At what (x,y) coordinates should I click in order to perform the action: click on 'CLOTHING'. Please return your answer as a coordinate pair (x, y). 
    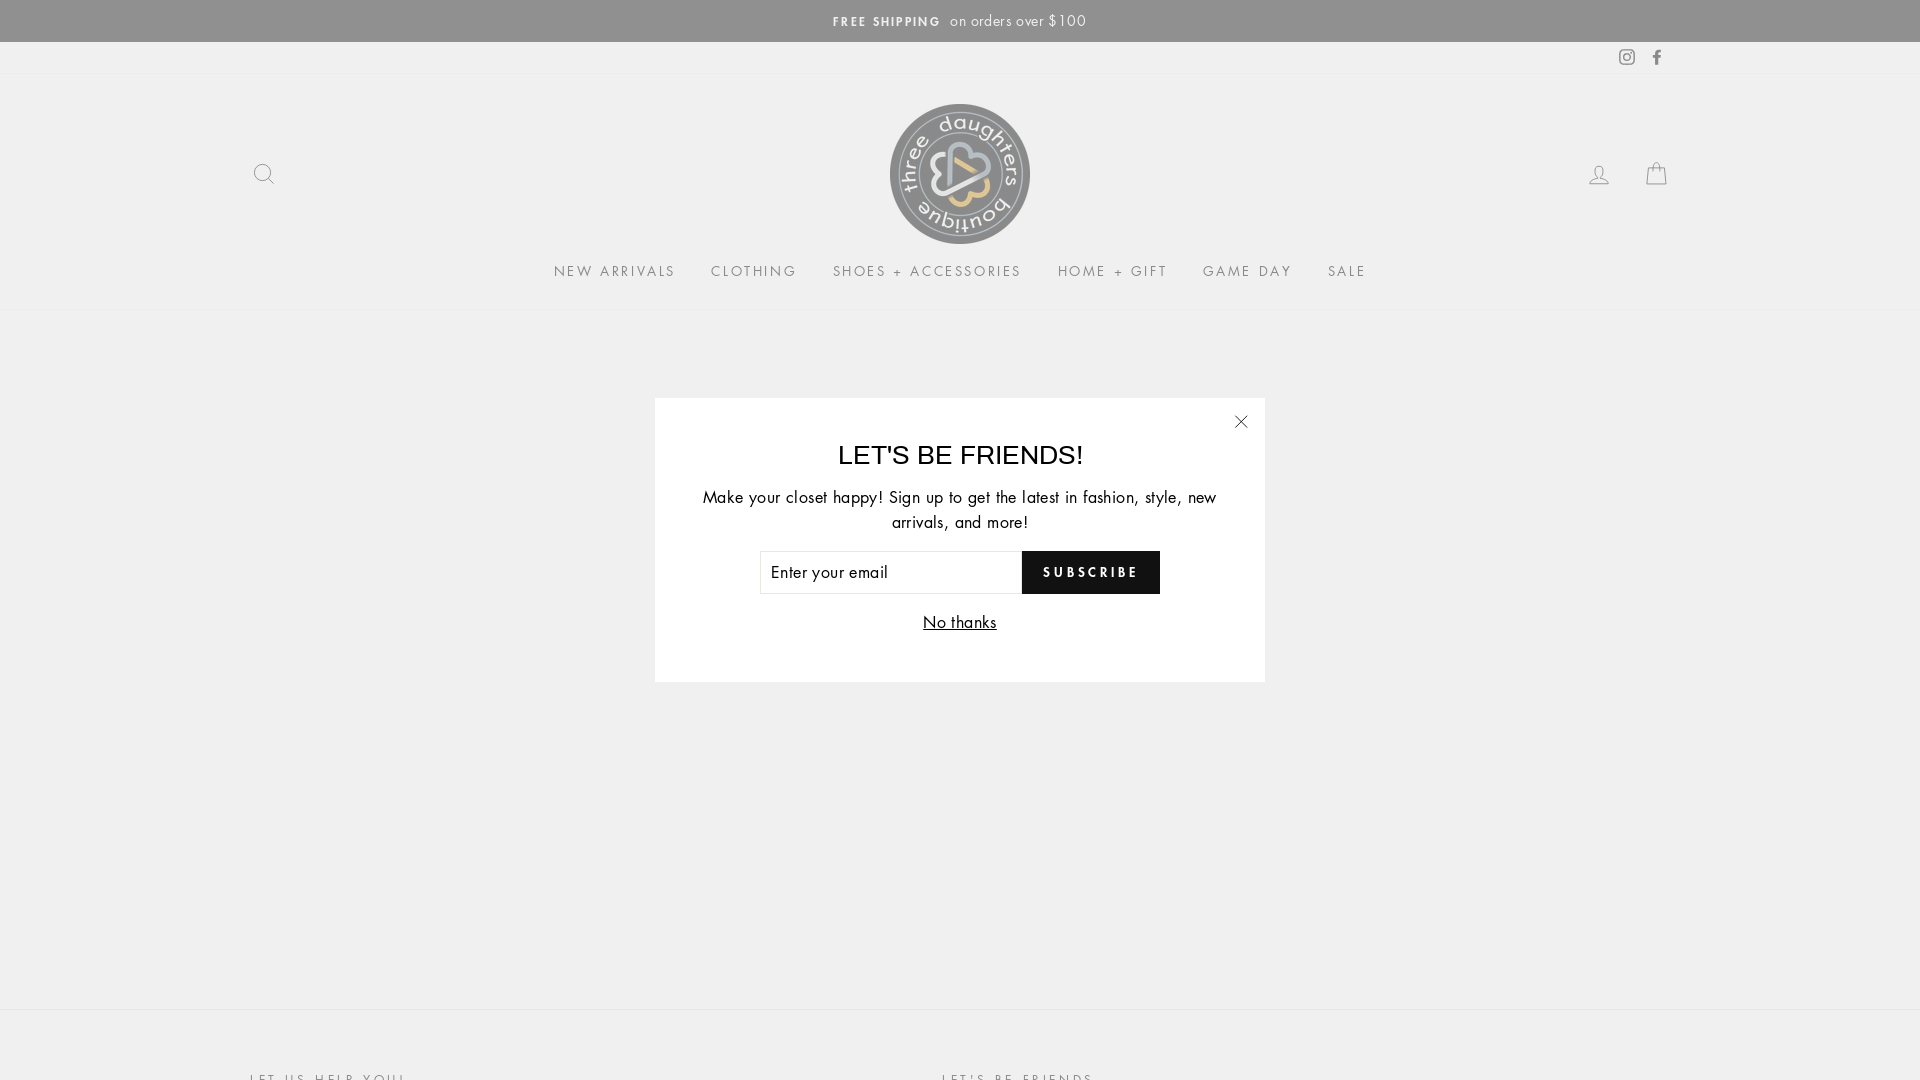
    Looking at the image, I should click on (752, 272).